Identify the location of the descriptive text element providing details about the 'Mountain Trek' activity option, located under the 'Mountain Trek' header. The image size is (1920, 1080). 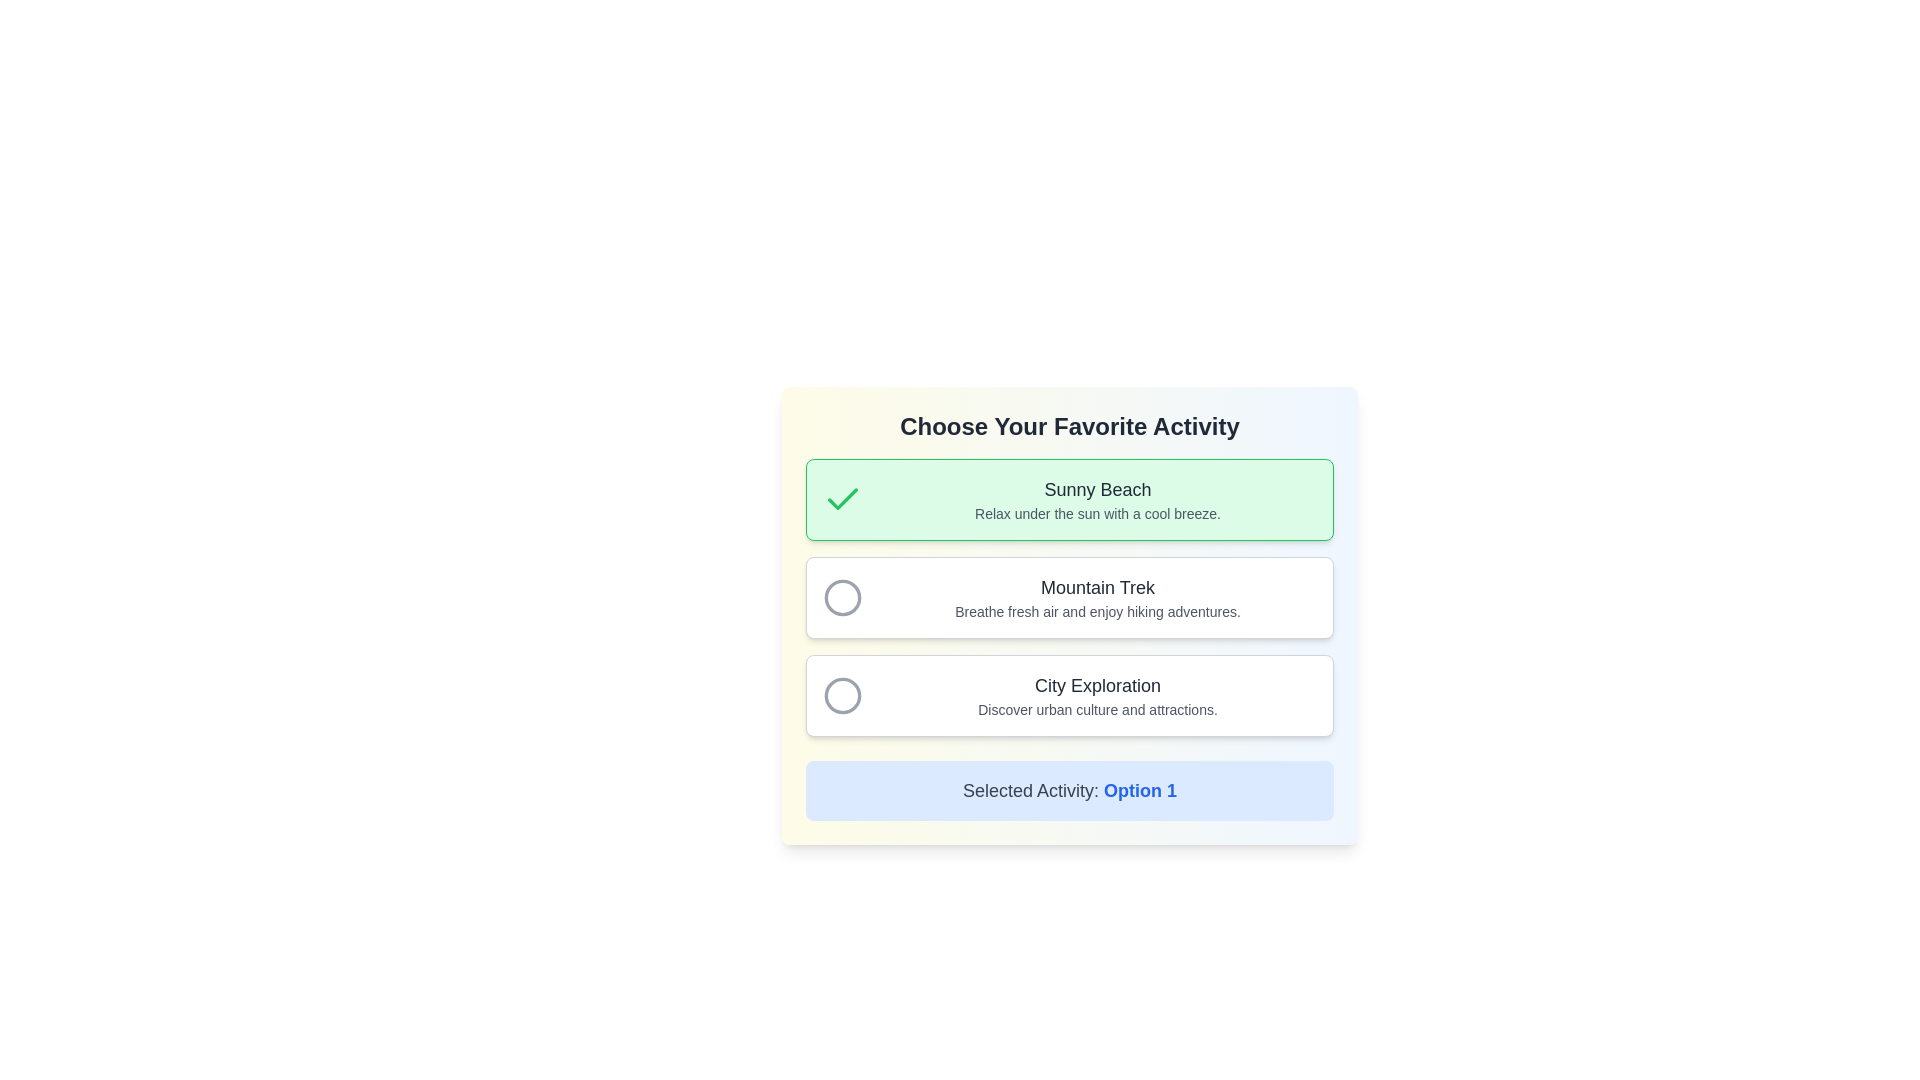
(1097, 611).